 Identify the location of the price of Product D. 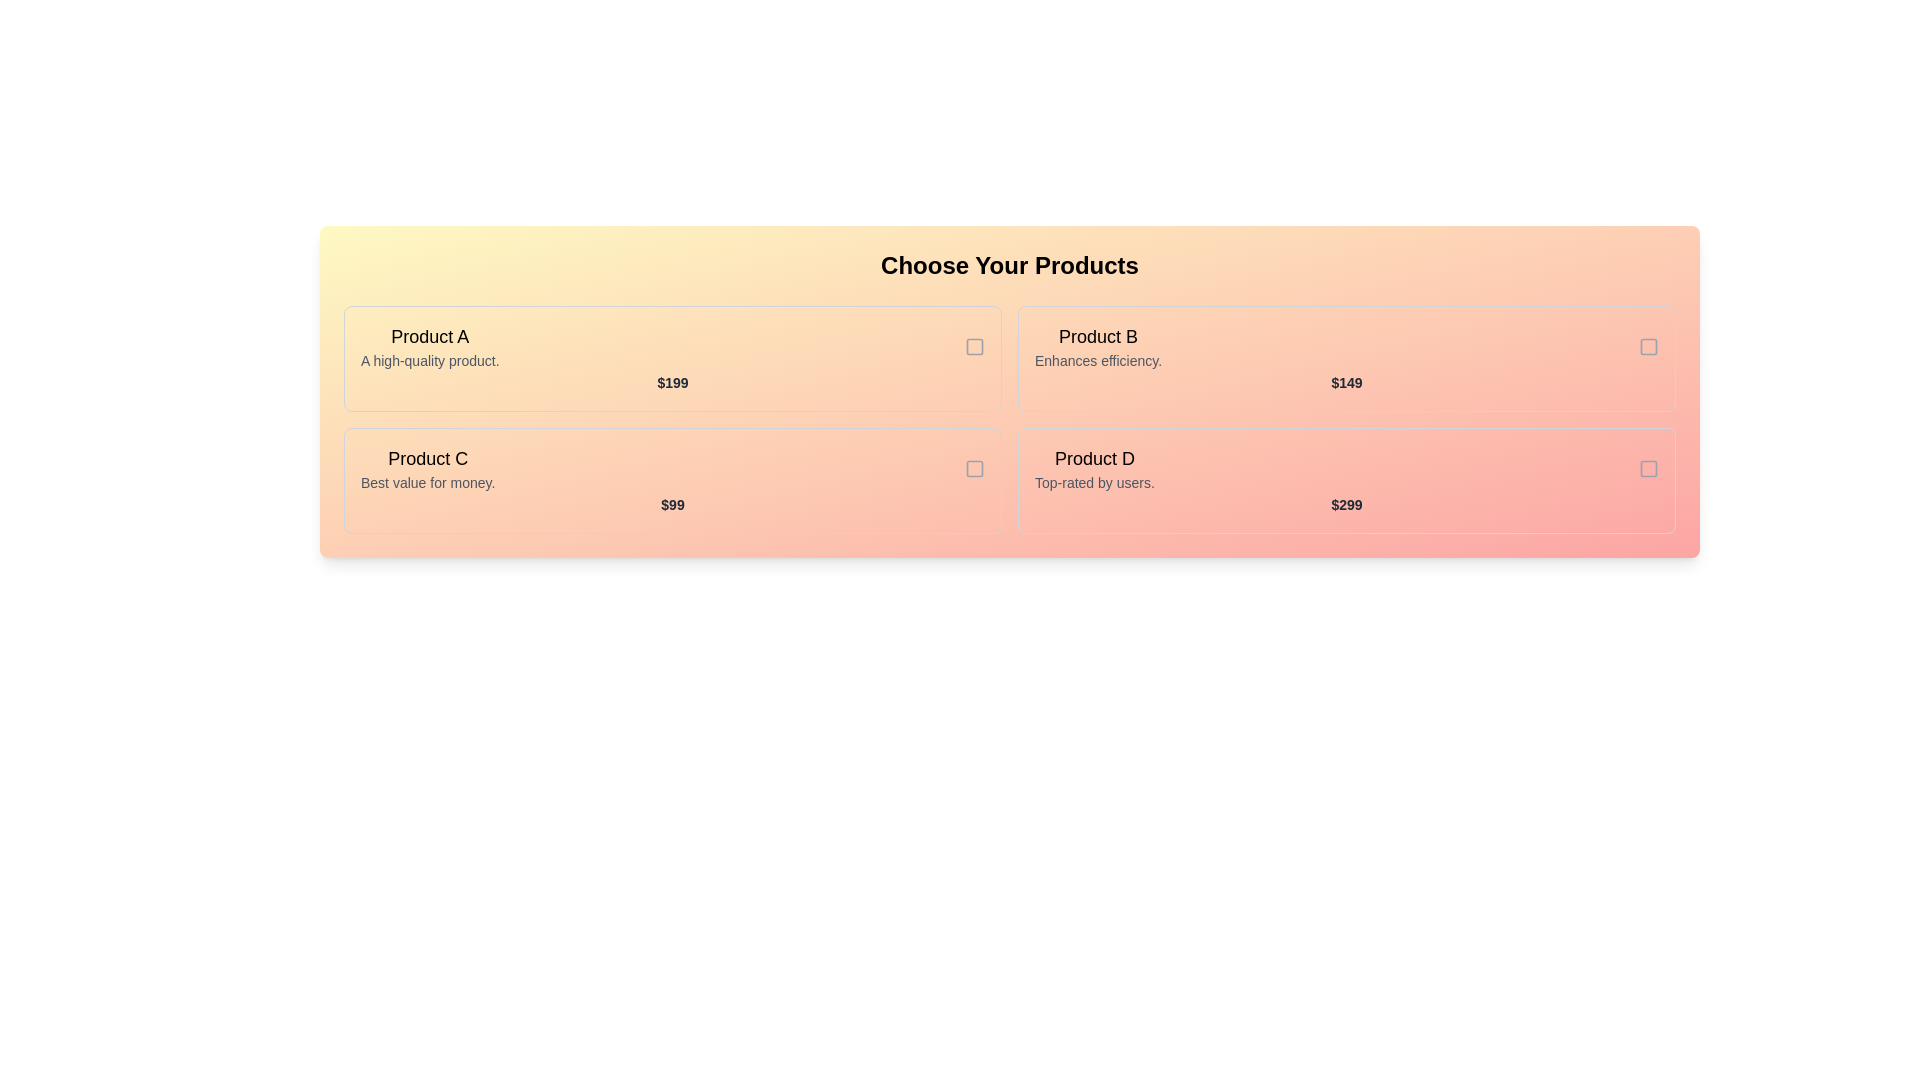
(1347, 504).